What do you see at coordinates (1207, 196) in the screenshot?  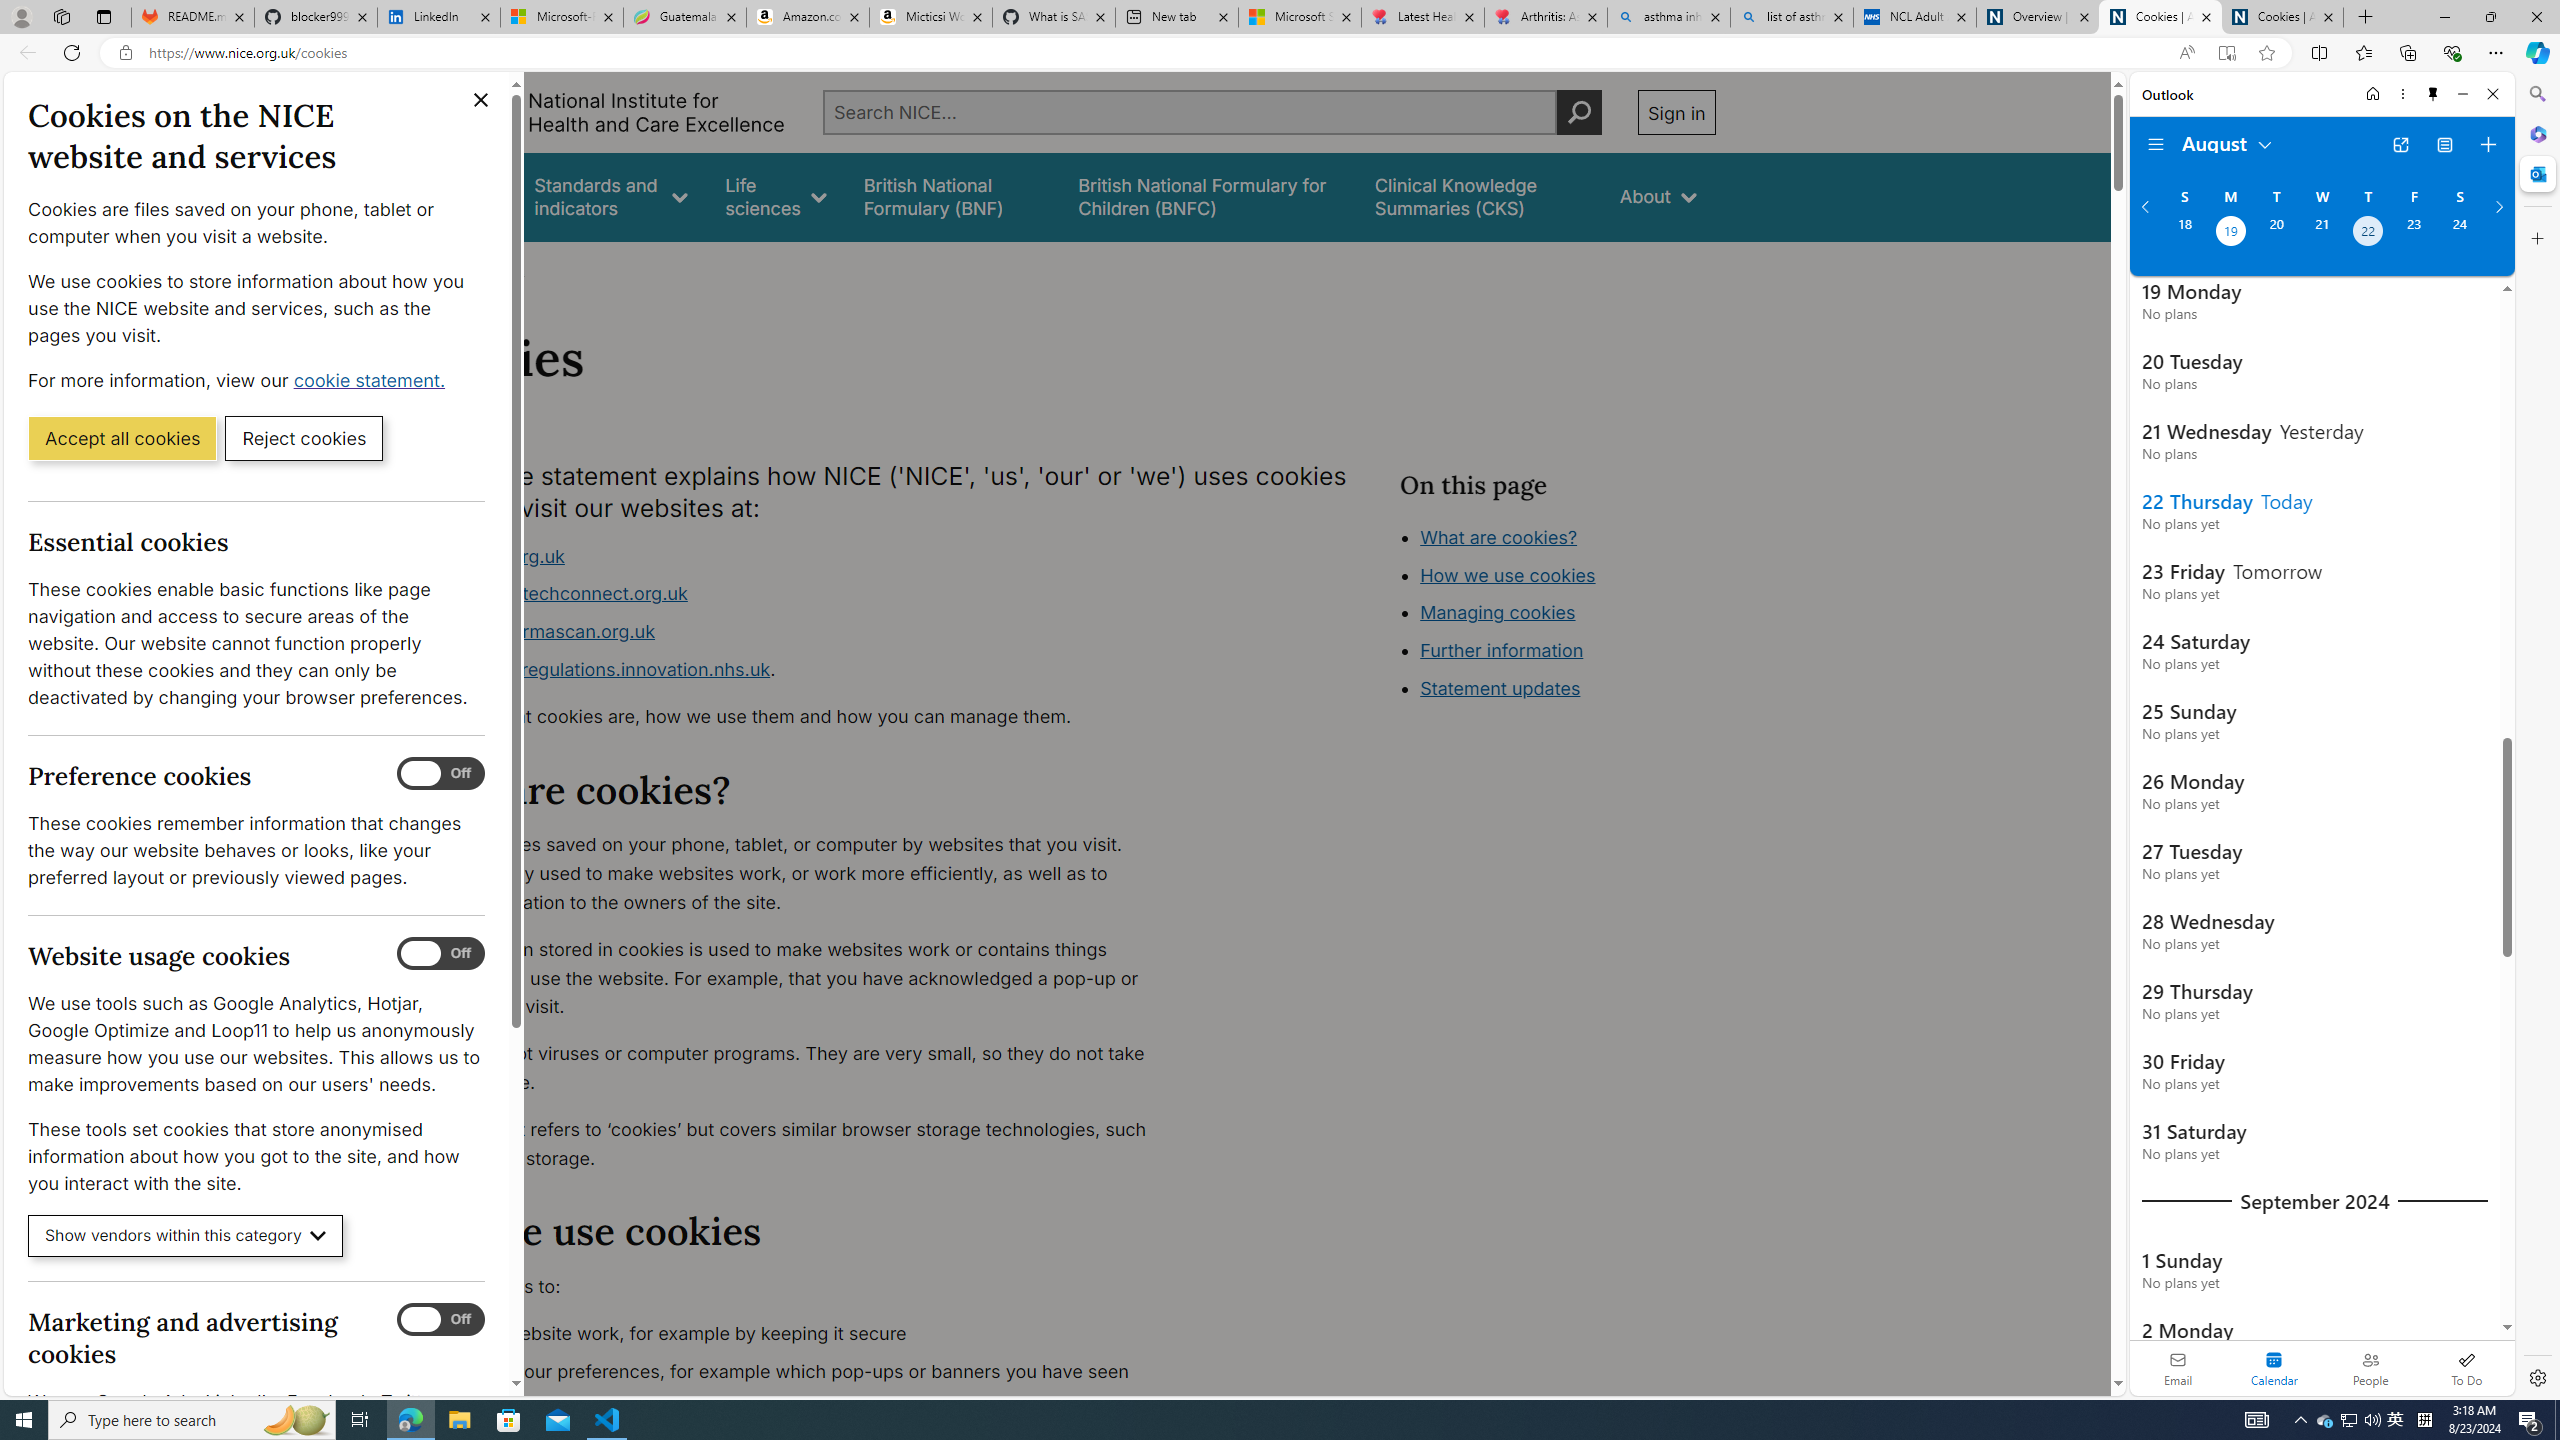 I see `'British National Formulary for Children (BNFC)'` at bounding box center [1207, 196].